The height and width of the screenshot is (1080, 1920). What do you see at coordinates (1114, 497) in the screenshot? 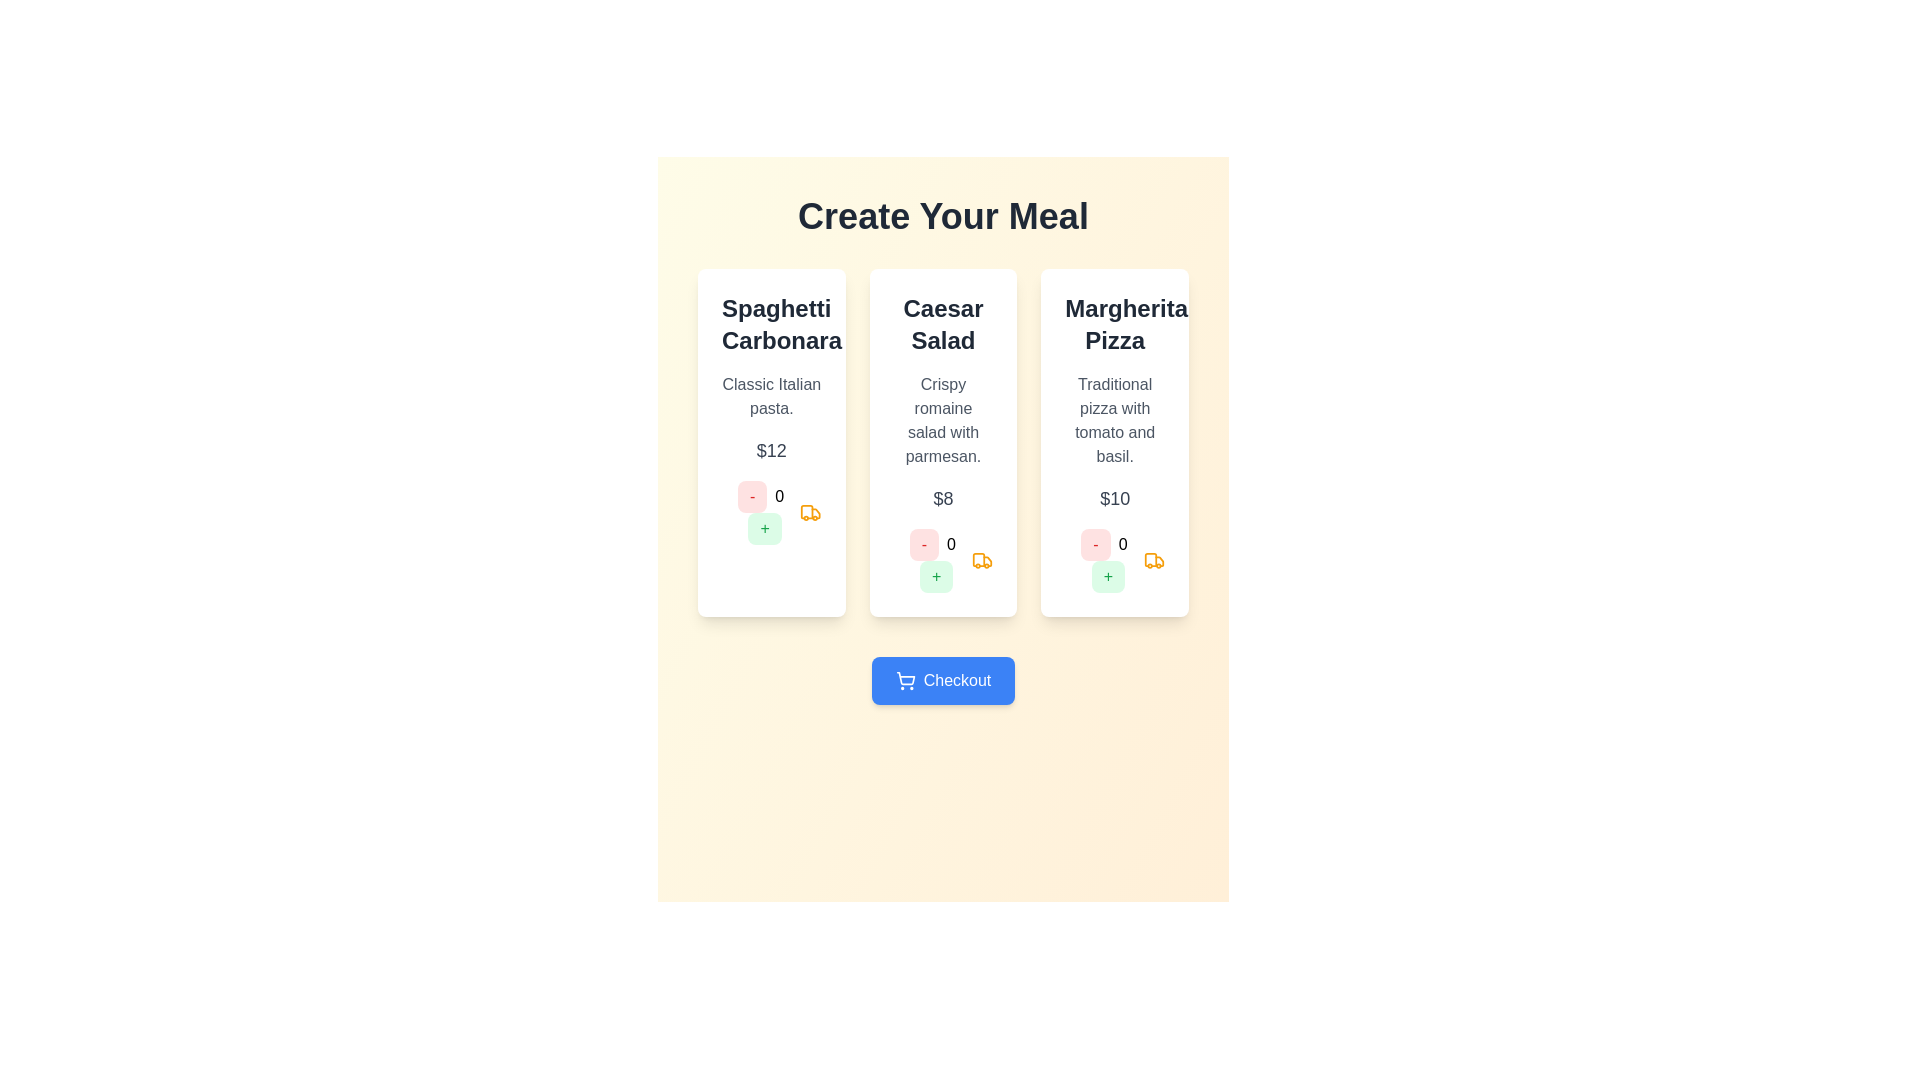
I see `the text label displaying the price '$10' in a medium-sized, gray font, located in the rightmost card of the three-item grid layout, below the description 'Traditional pizza with tomato and basil.'` at bounding box center [1114, 497].